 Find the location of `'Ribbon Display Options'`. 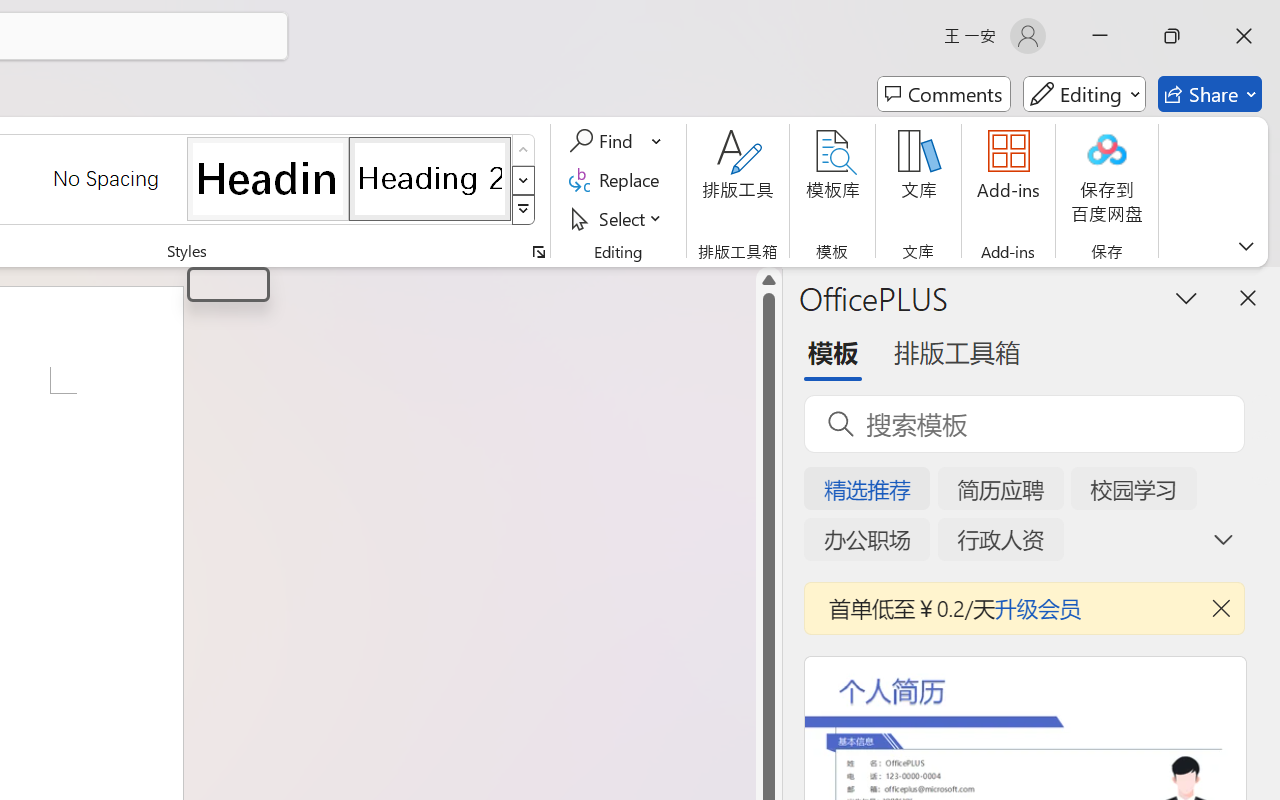

'Ribbon Display Options' is located at coordinates (1245, 245).